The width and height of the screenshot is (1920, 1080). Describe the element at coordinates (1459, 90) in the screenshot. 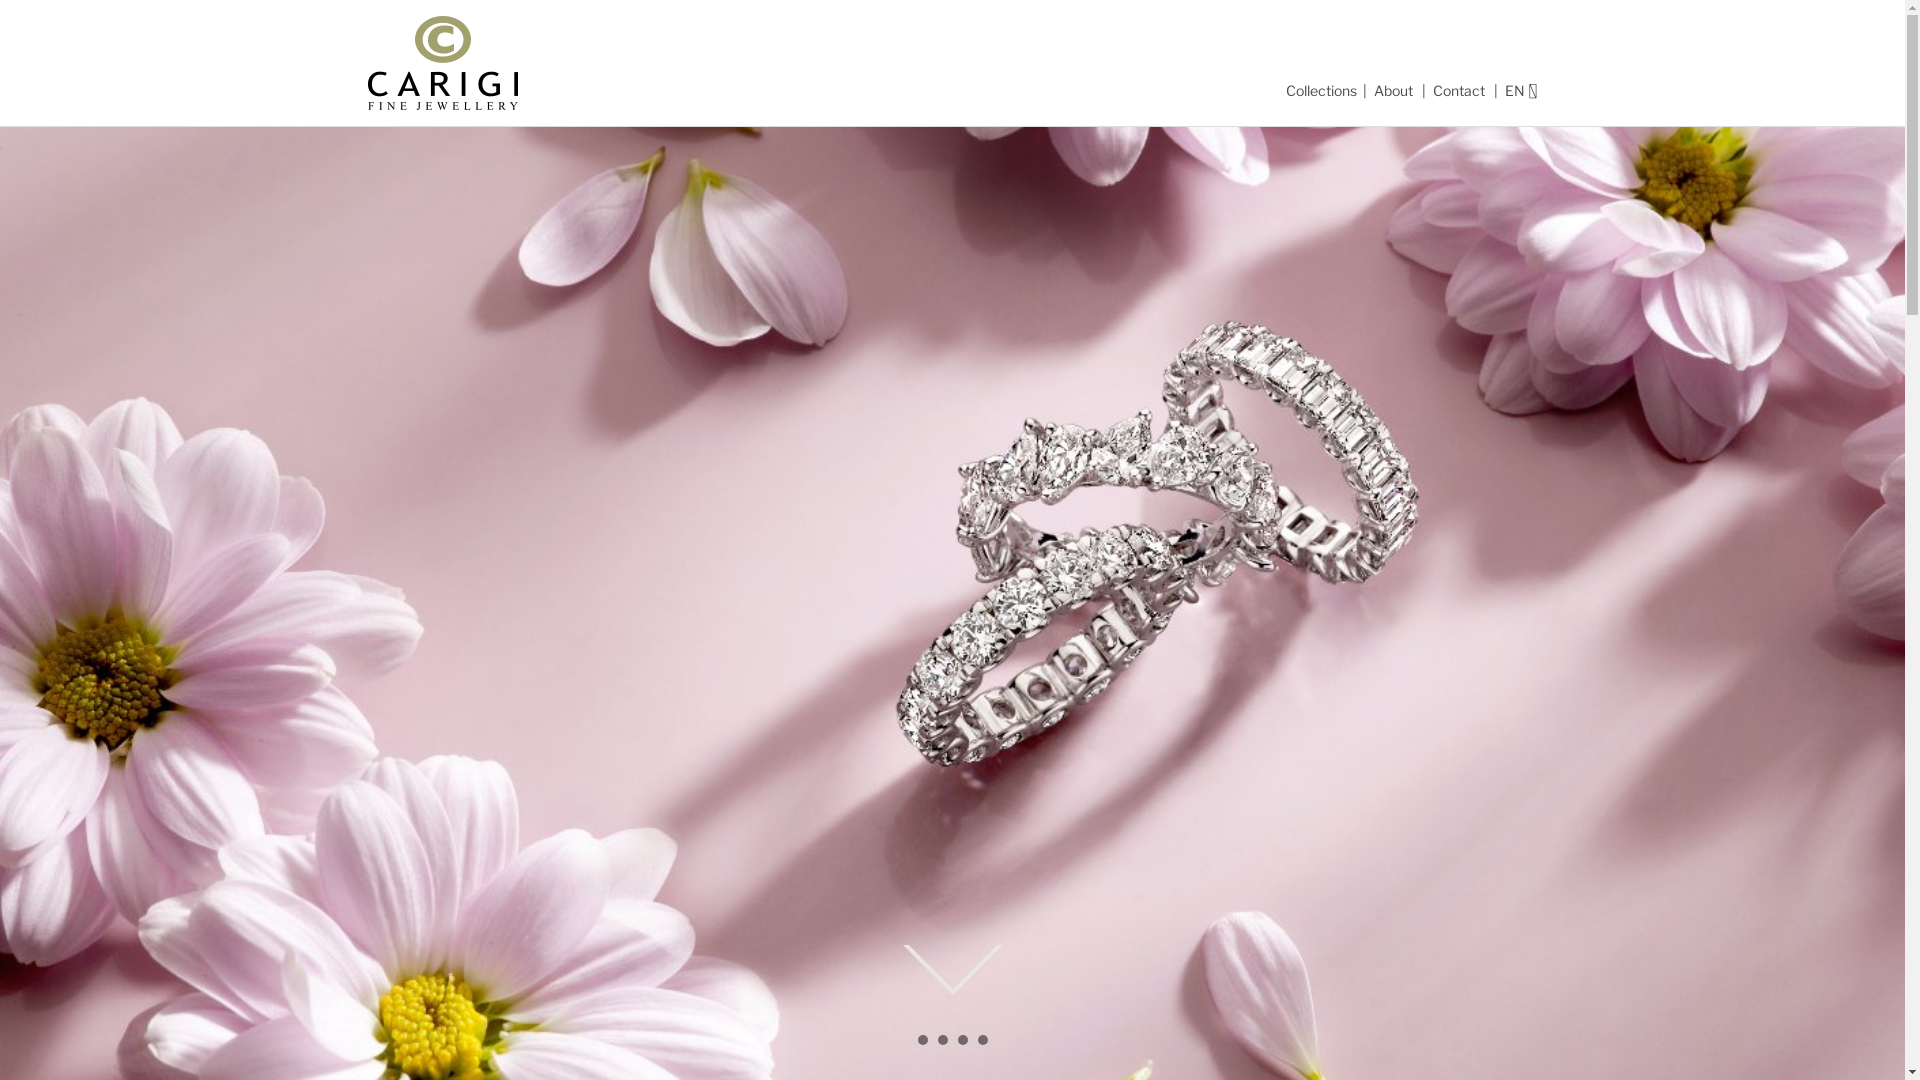

I see `'Contact'` at that location.